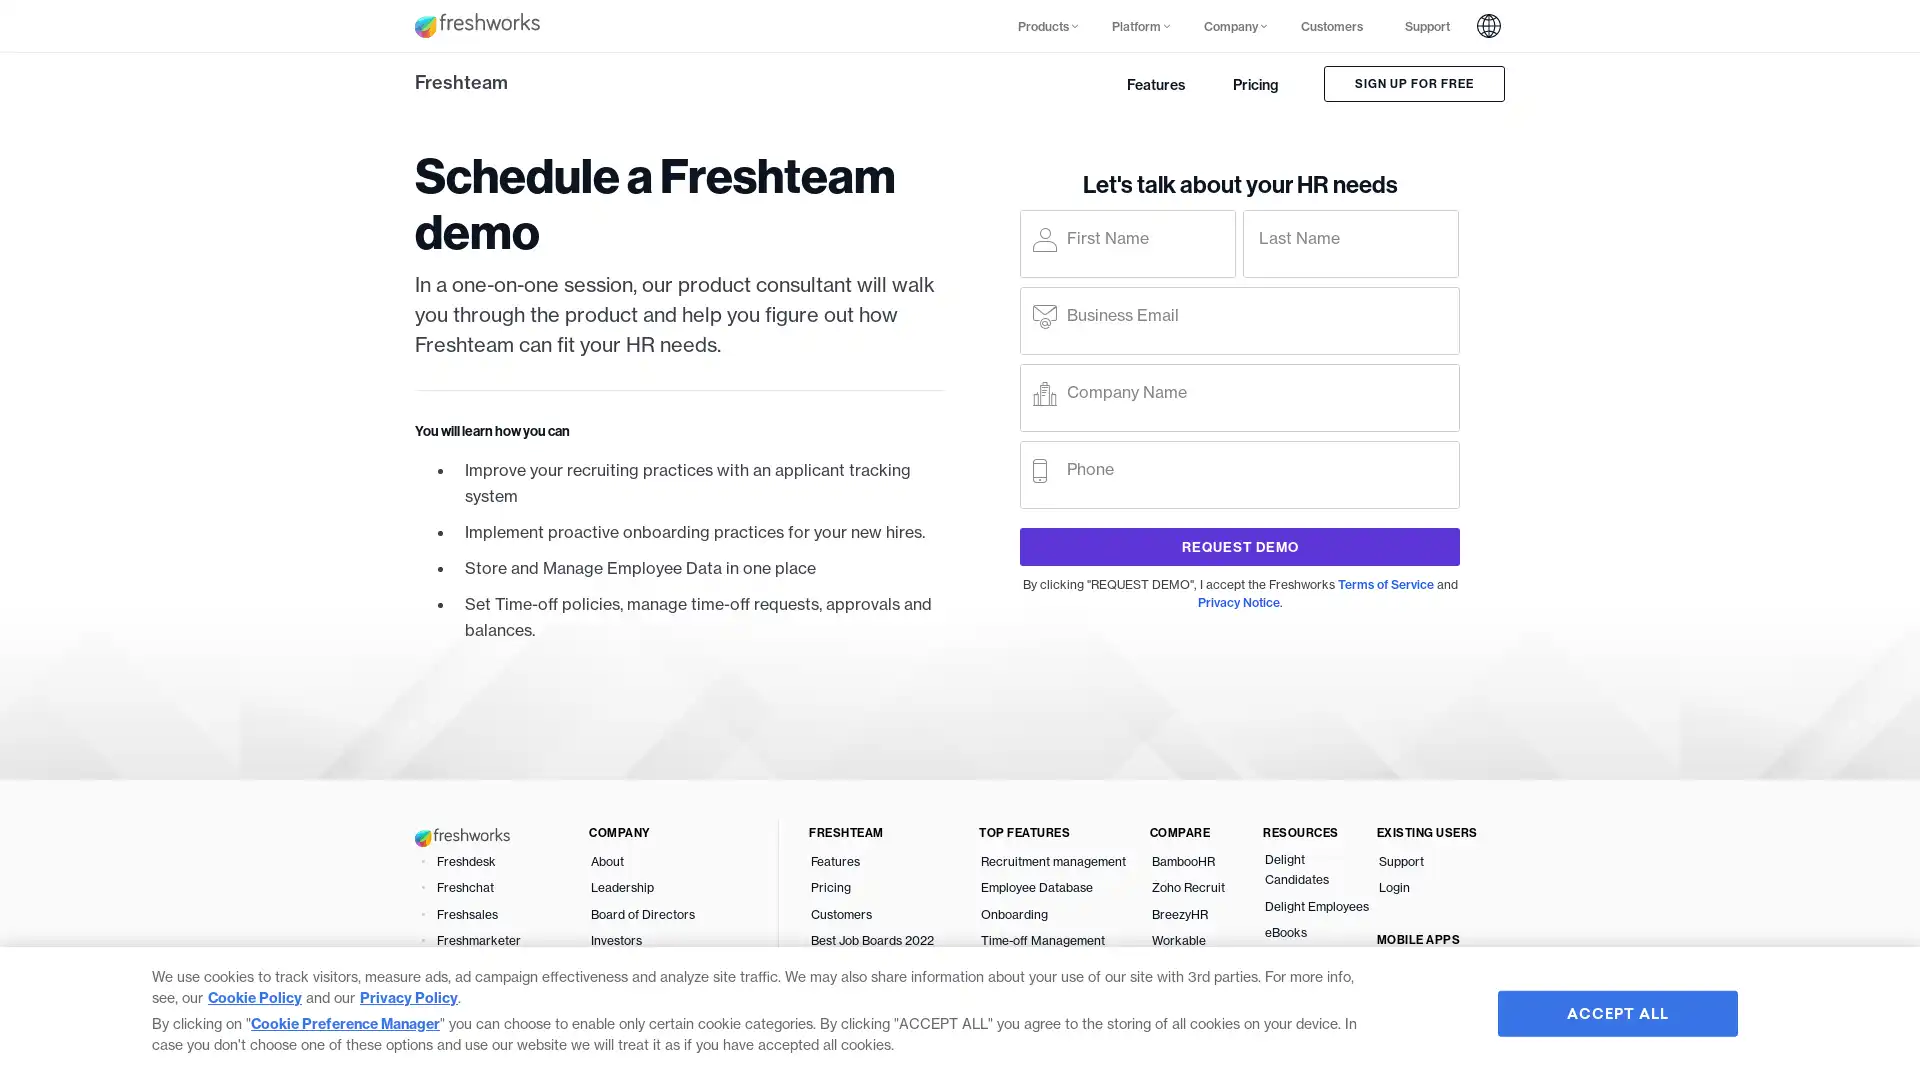 The height and width of the screenshot is (1080, 1920). I want to click on COMPANY, so click(676, 832).